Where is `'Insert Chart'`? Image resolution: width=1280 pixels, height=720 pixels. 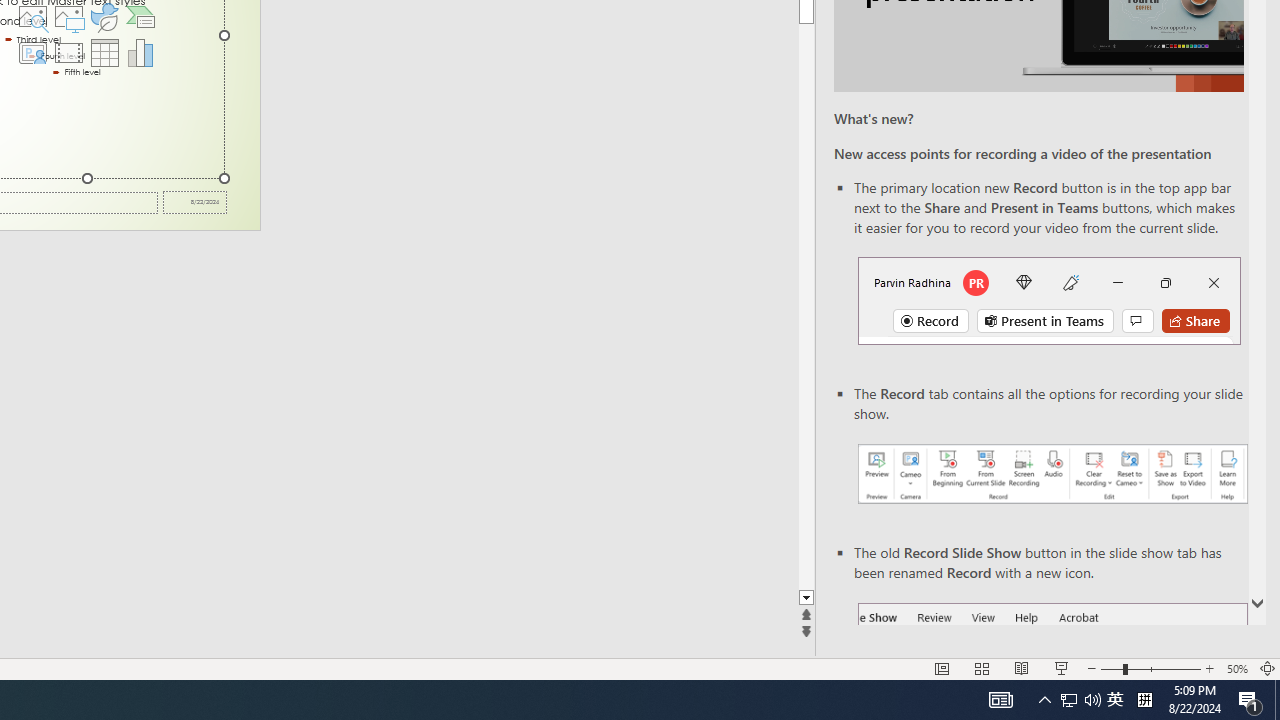 'Insert Chart' is located at coordinates (140, 51).